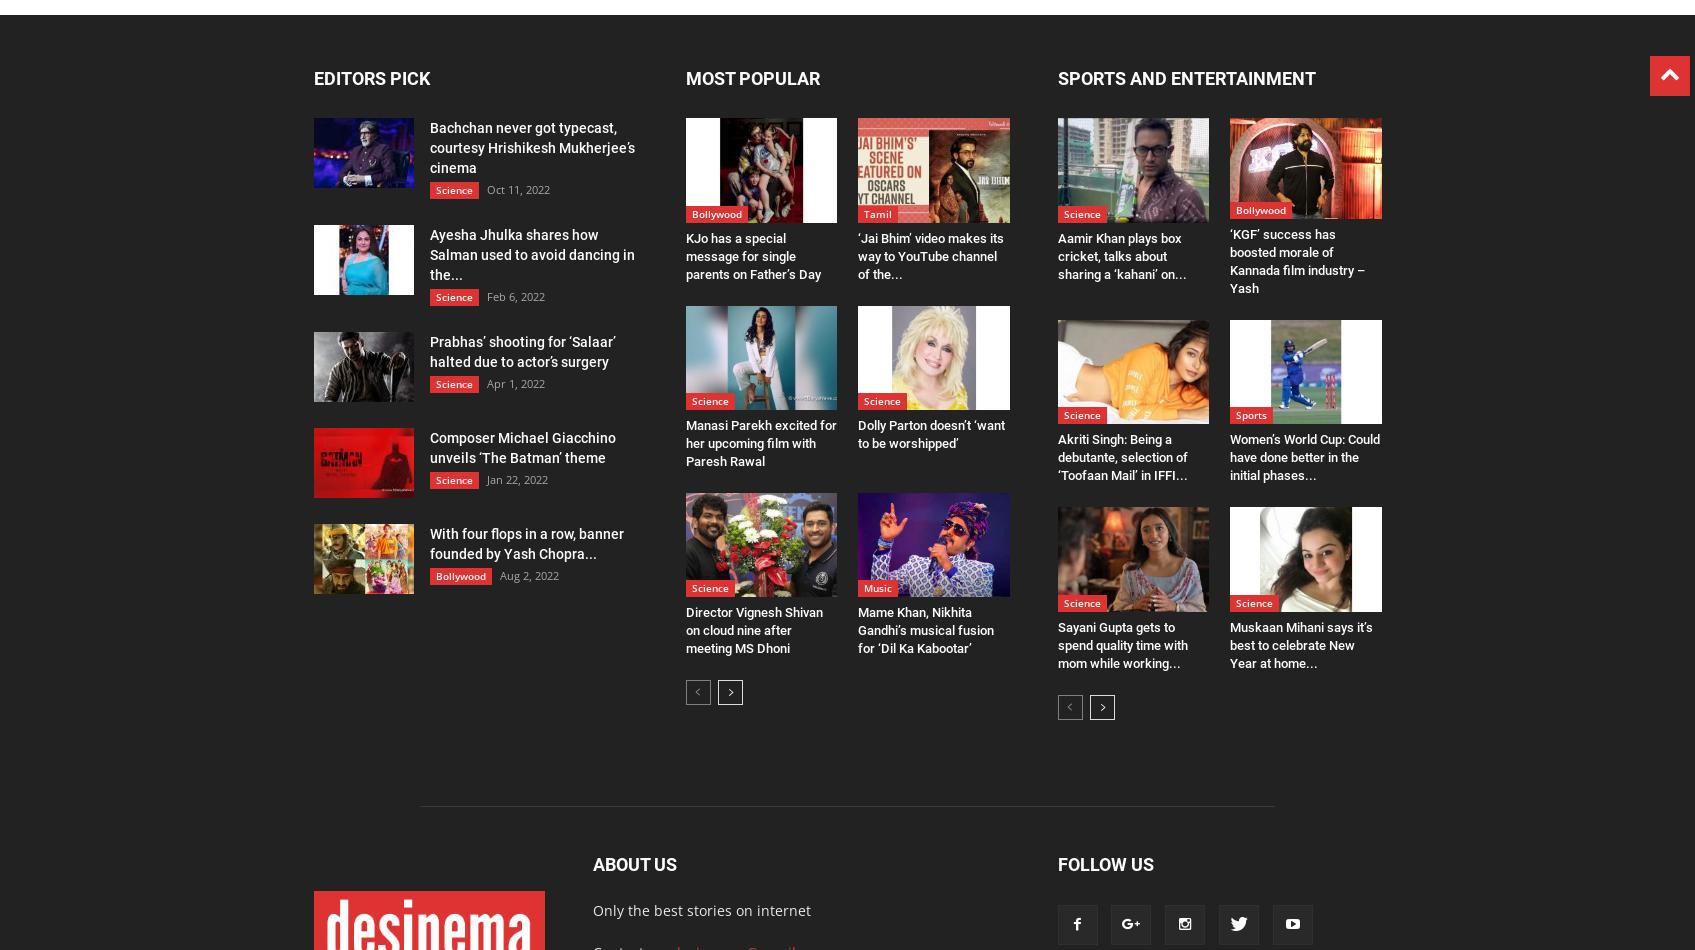 The height and width of the screenshot is (950, 1695). I want to click on 'ABOUT US', so click(632, 862).